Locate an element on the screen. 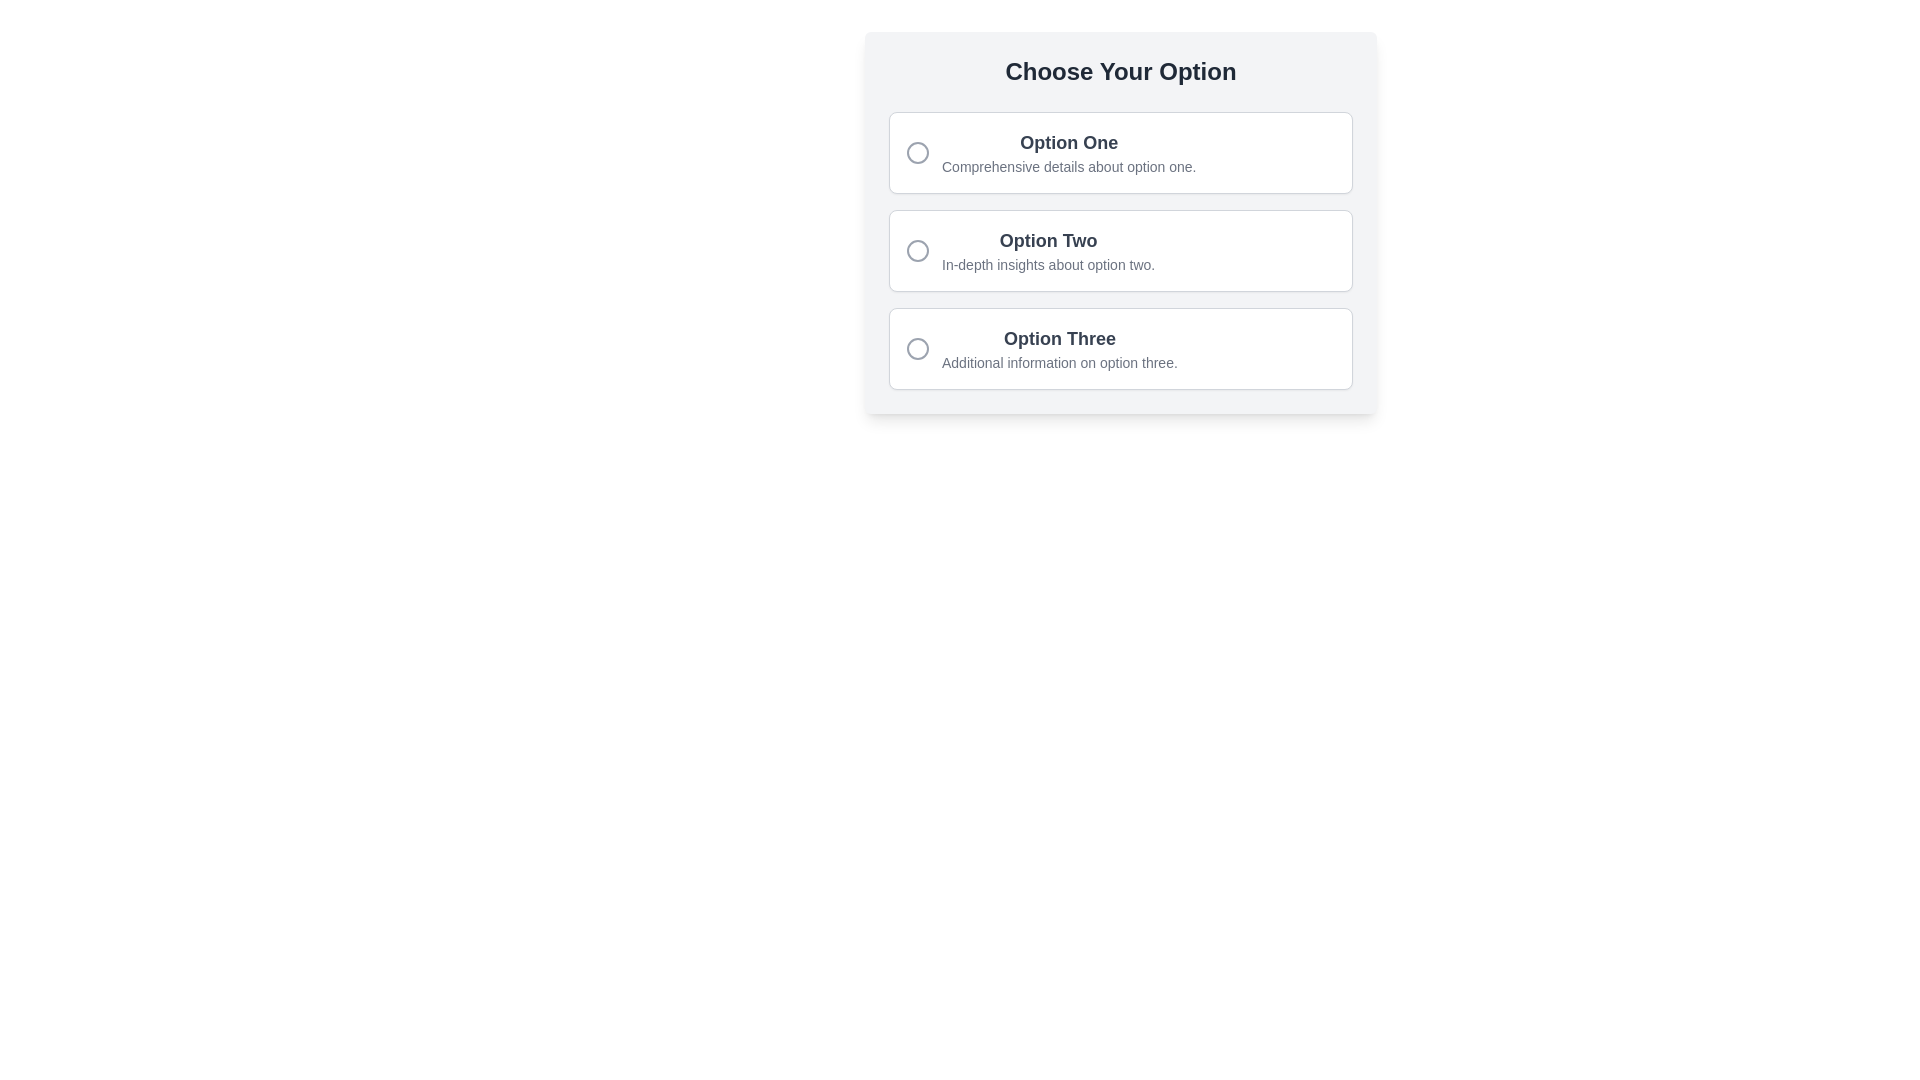  text element that contains the phrase 'In-depth insights about option two.', which is styled in gray and located just below the heading 'Option Two' is located at coordinates (1047, 264).